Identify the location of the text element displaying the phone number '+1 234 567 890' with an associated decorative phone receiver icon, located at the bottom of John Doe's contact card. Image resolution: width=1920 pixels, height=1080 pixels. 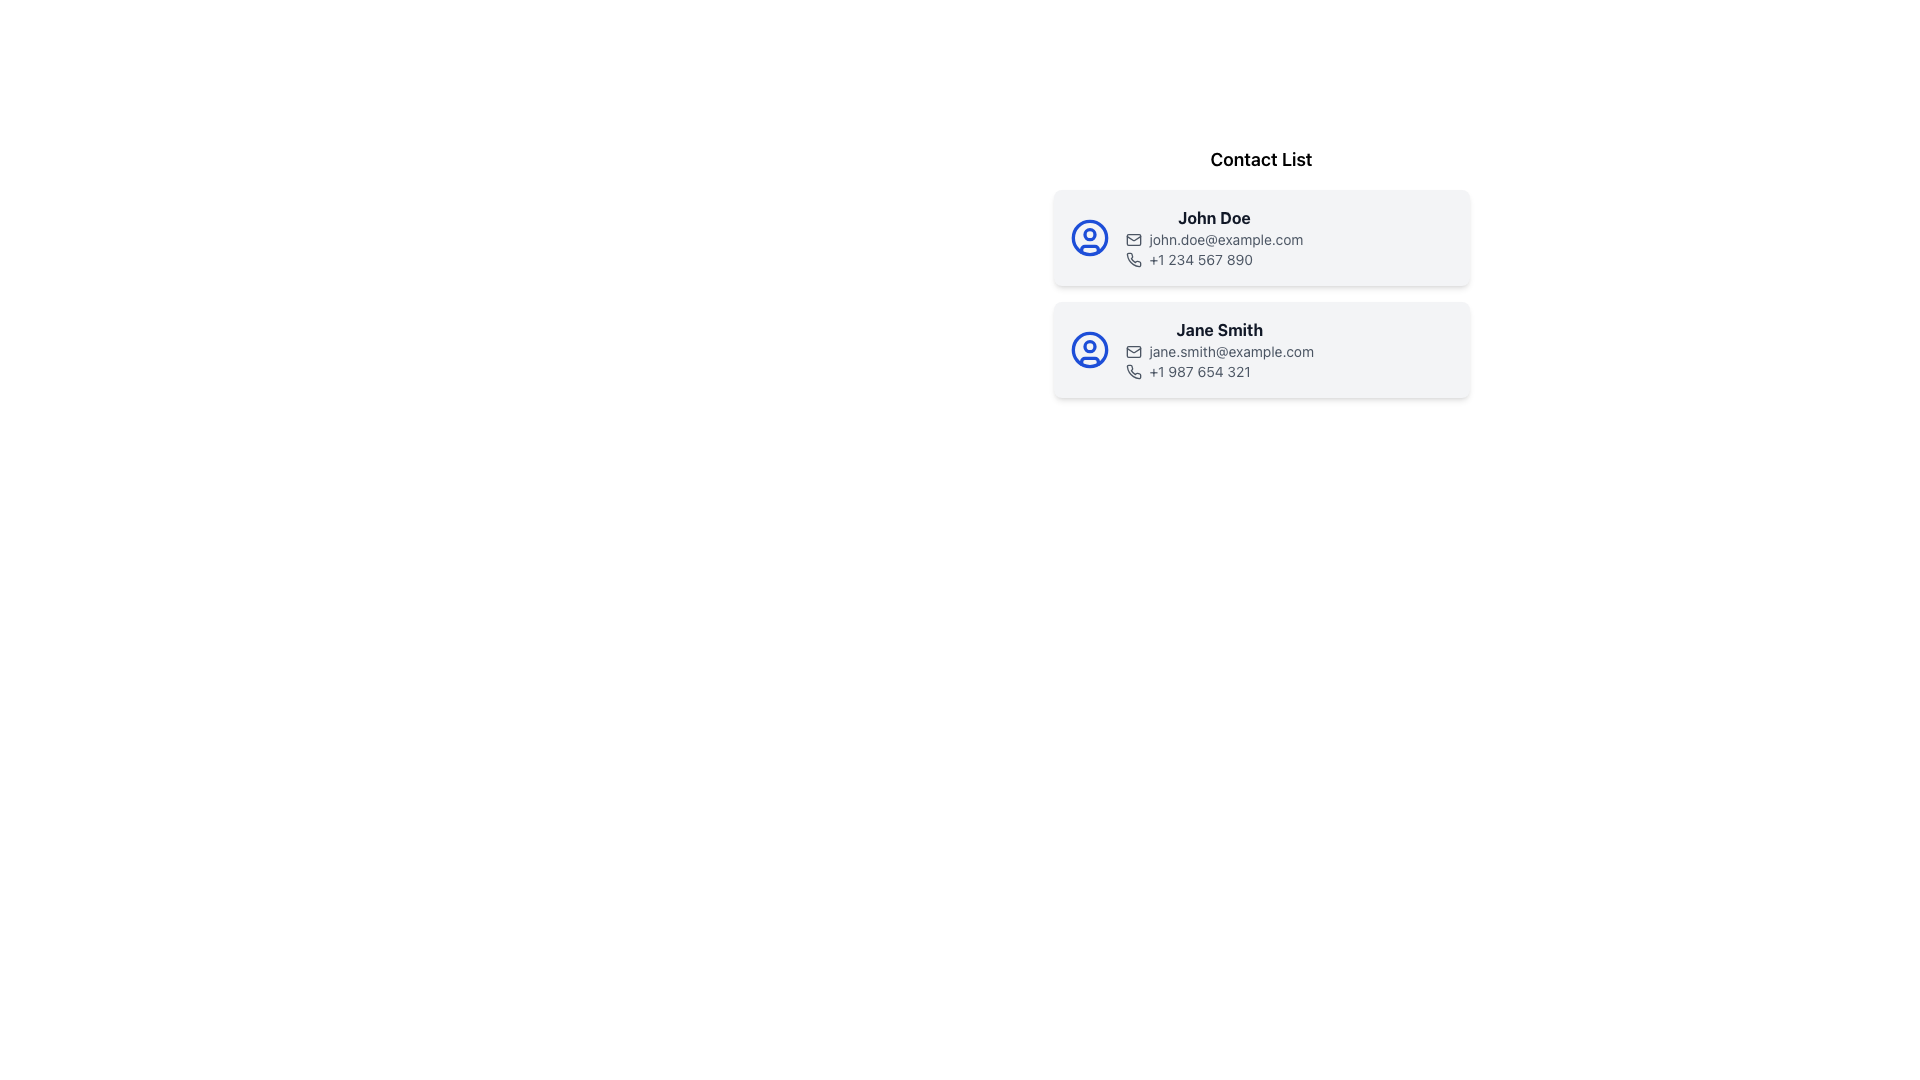
(1213, 258).